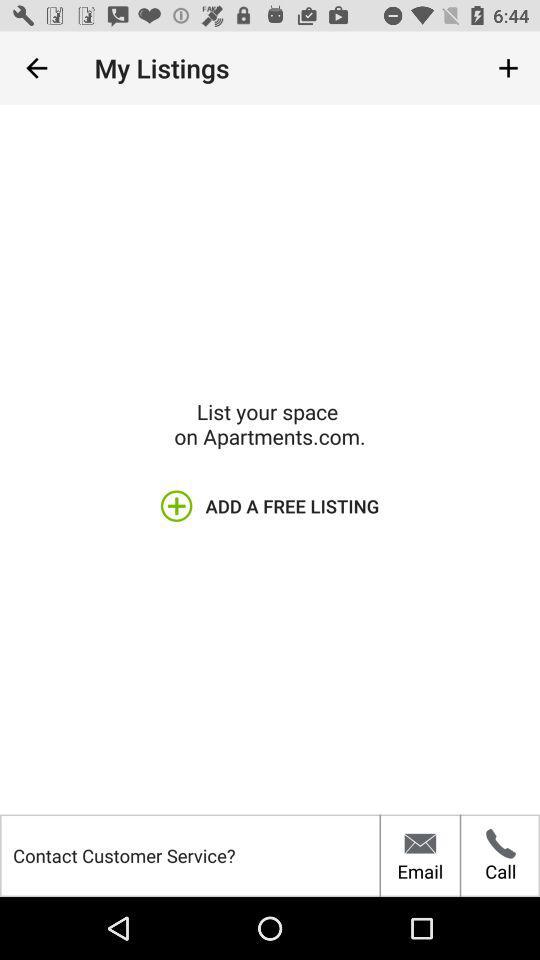 The height and width of the screenshot is (960, 540). What do you see at coordinates (36, 68) in the screenshot?
I see `icon to the left of my listings item` at bounding box center [36, 68].